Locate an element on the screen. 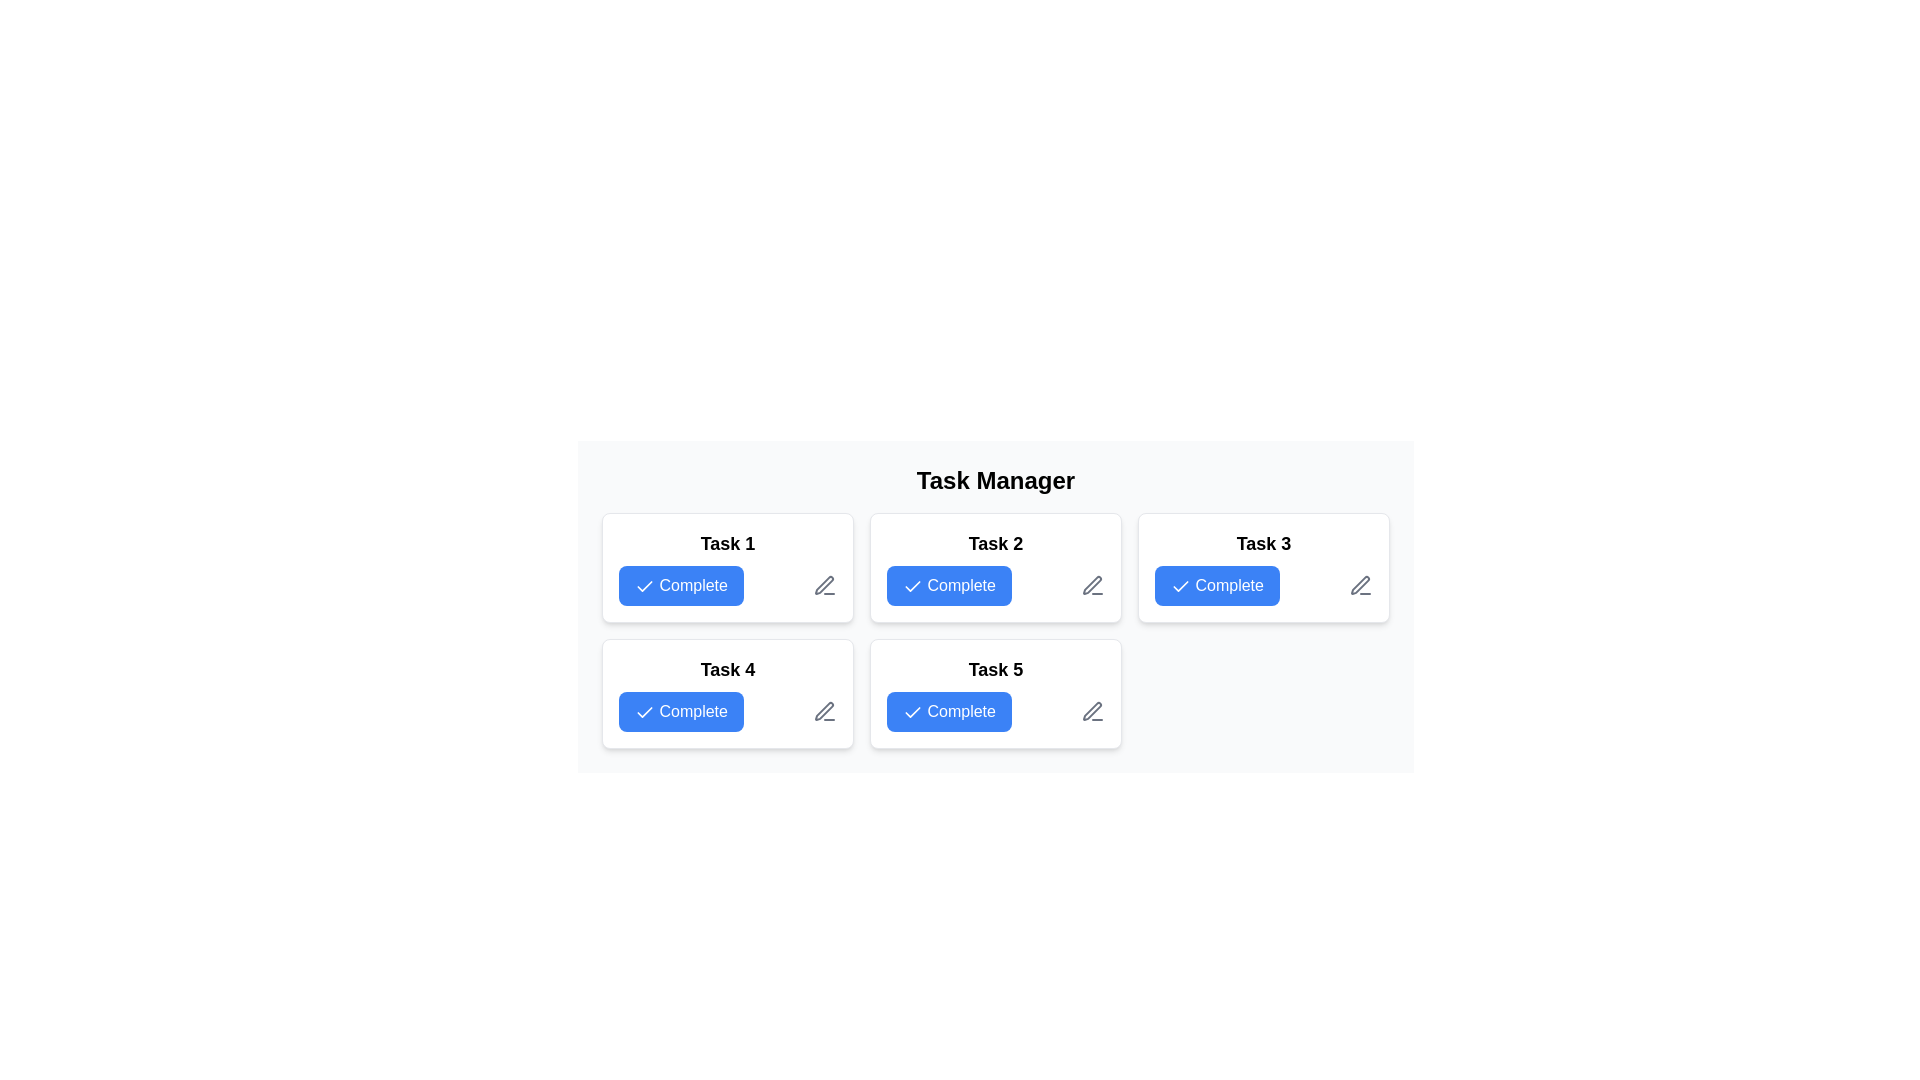 This screenshot has height=1080, width=1920. the blue 'Complete' button with a white checkmark icon located in the 'Task 3' card is located at coordinates (1262, 585).